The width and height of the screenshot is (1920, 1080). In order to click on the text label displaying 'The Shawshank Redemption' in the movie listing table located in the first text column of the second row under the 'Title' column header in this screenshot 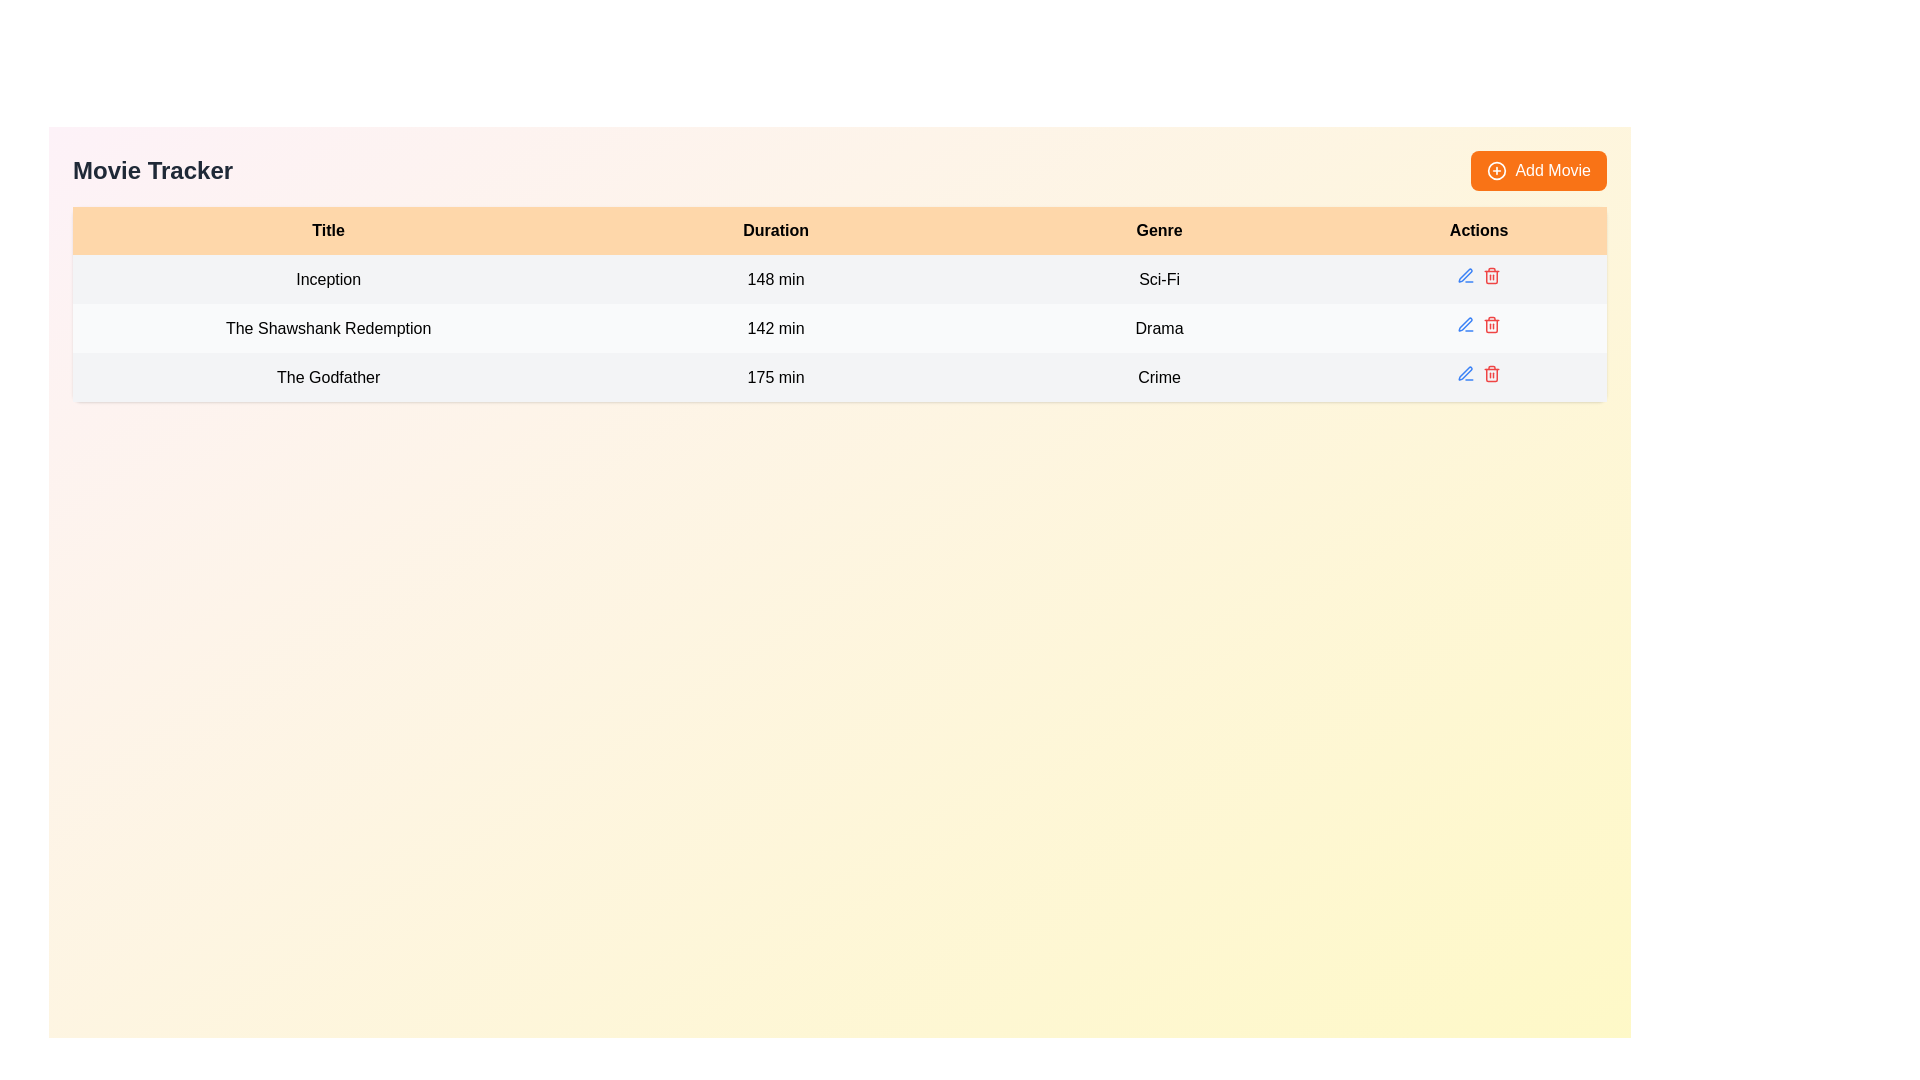, I will do `click(328, 327)`.